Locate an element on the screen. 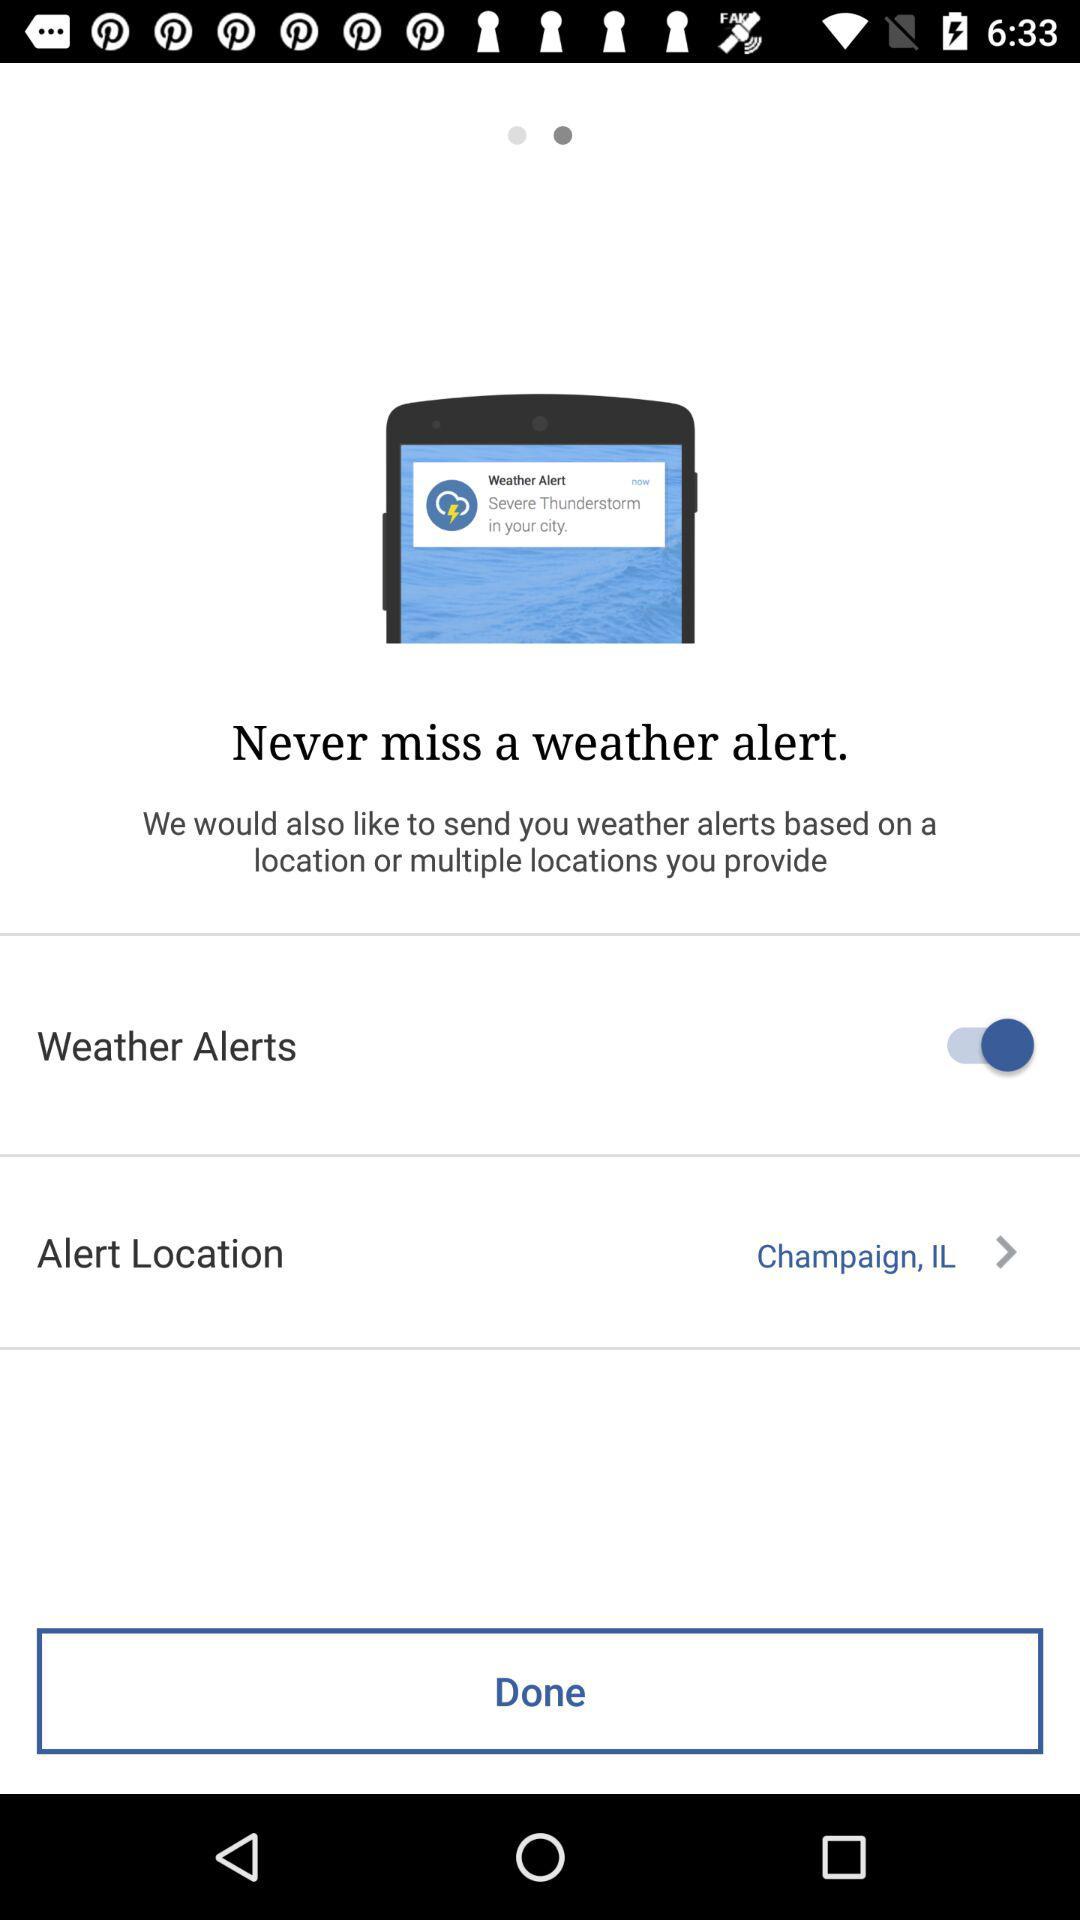  icon to the right of alert location is located at coordinates (885, 1254).